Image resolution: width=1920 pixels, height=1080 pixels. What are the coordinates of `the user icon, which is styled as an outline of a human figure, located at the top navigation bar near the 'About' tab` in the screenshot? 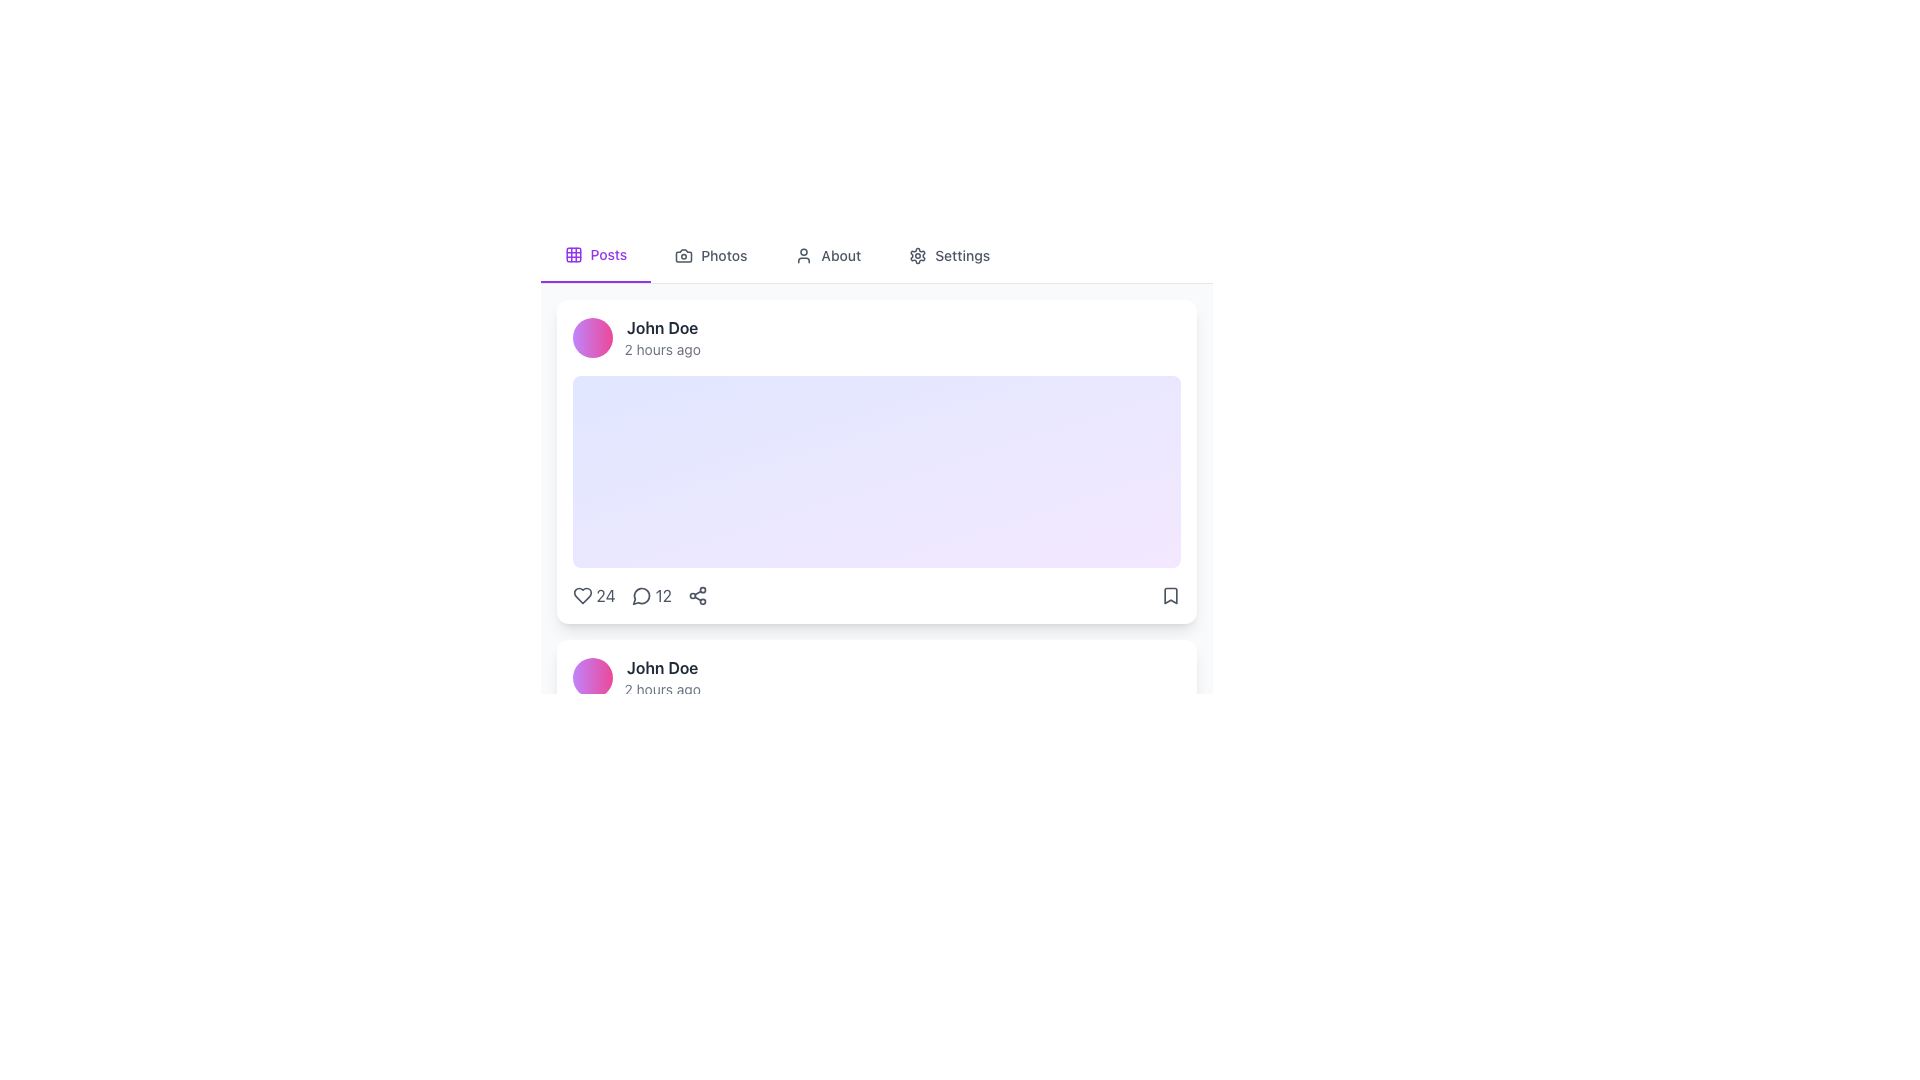 It's located at (804, 254).